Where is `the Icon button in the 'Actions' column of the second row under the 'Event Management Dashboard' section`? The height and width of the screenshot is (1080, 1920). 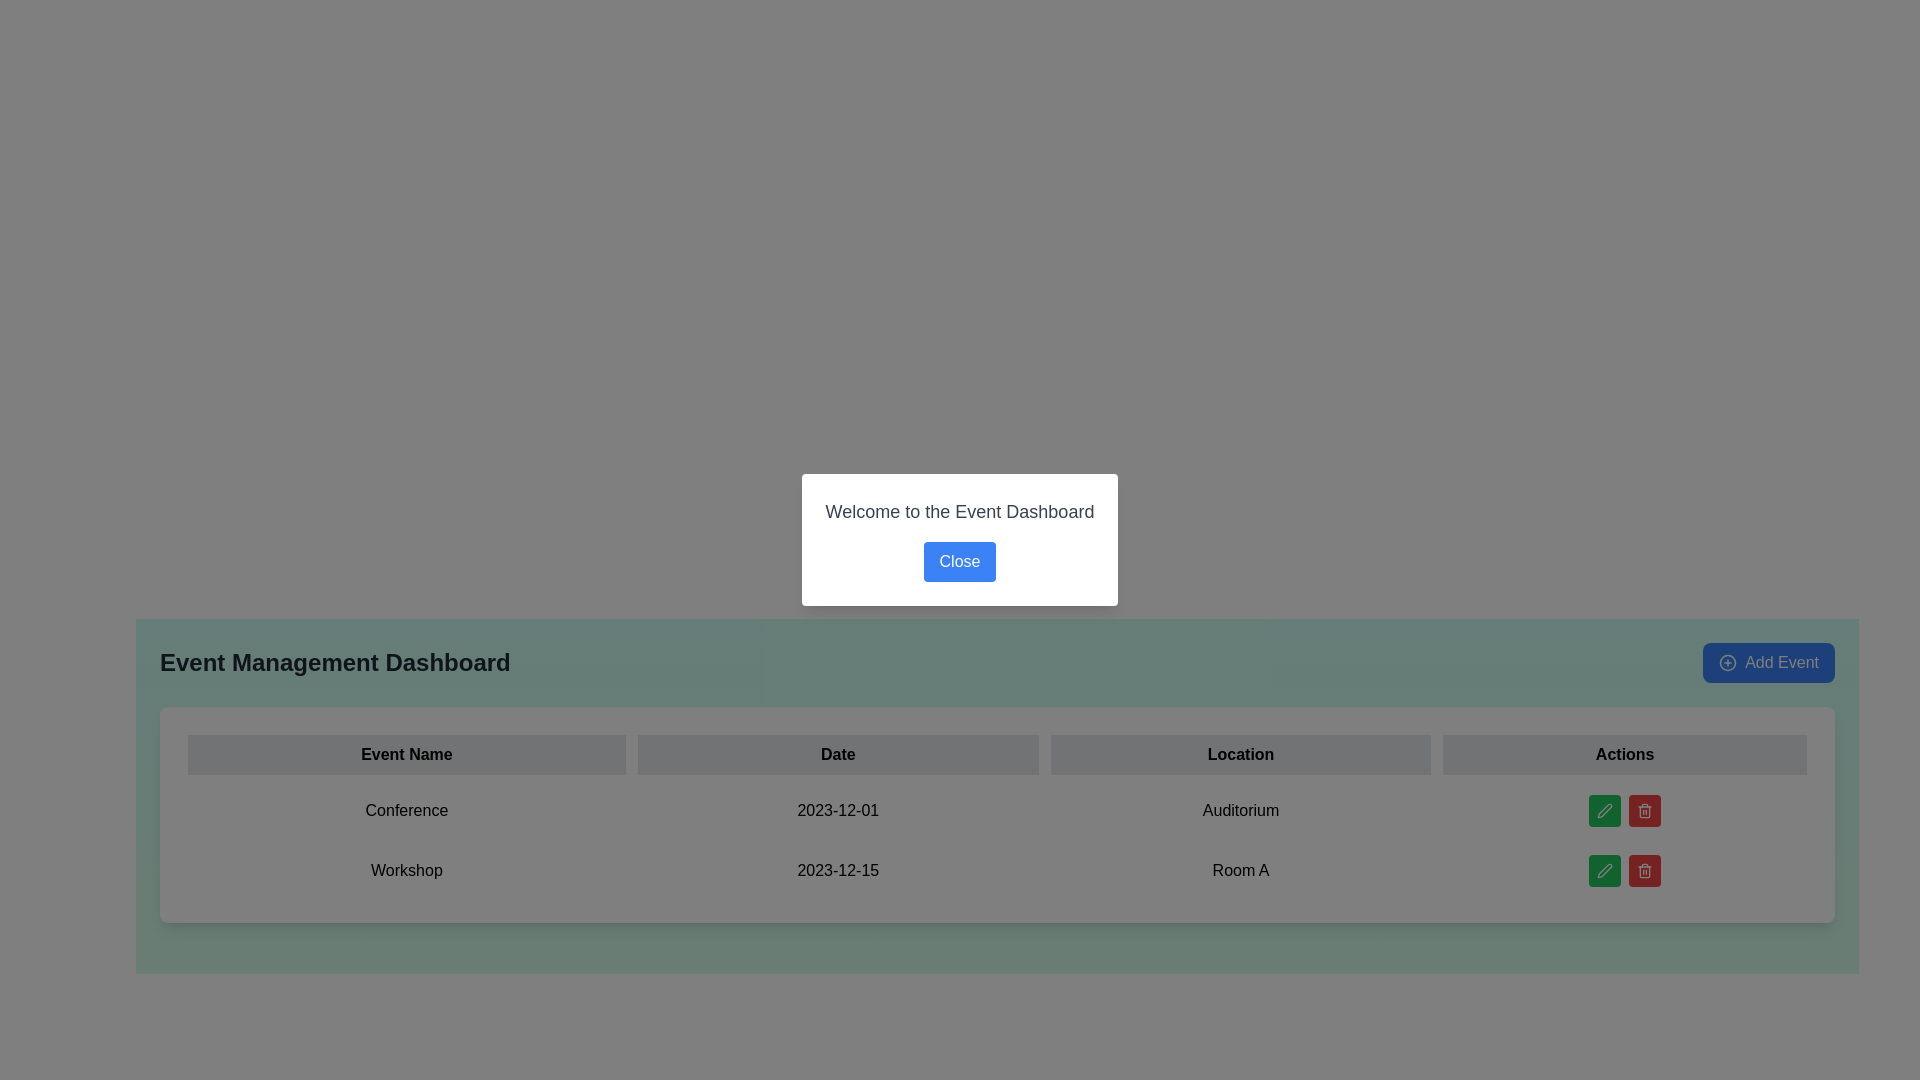 the Icon button in the 'Actions' column of the second row under the 'Event Management Dashboard' section is located at coordinates (1645, 870).